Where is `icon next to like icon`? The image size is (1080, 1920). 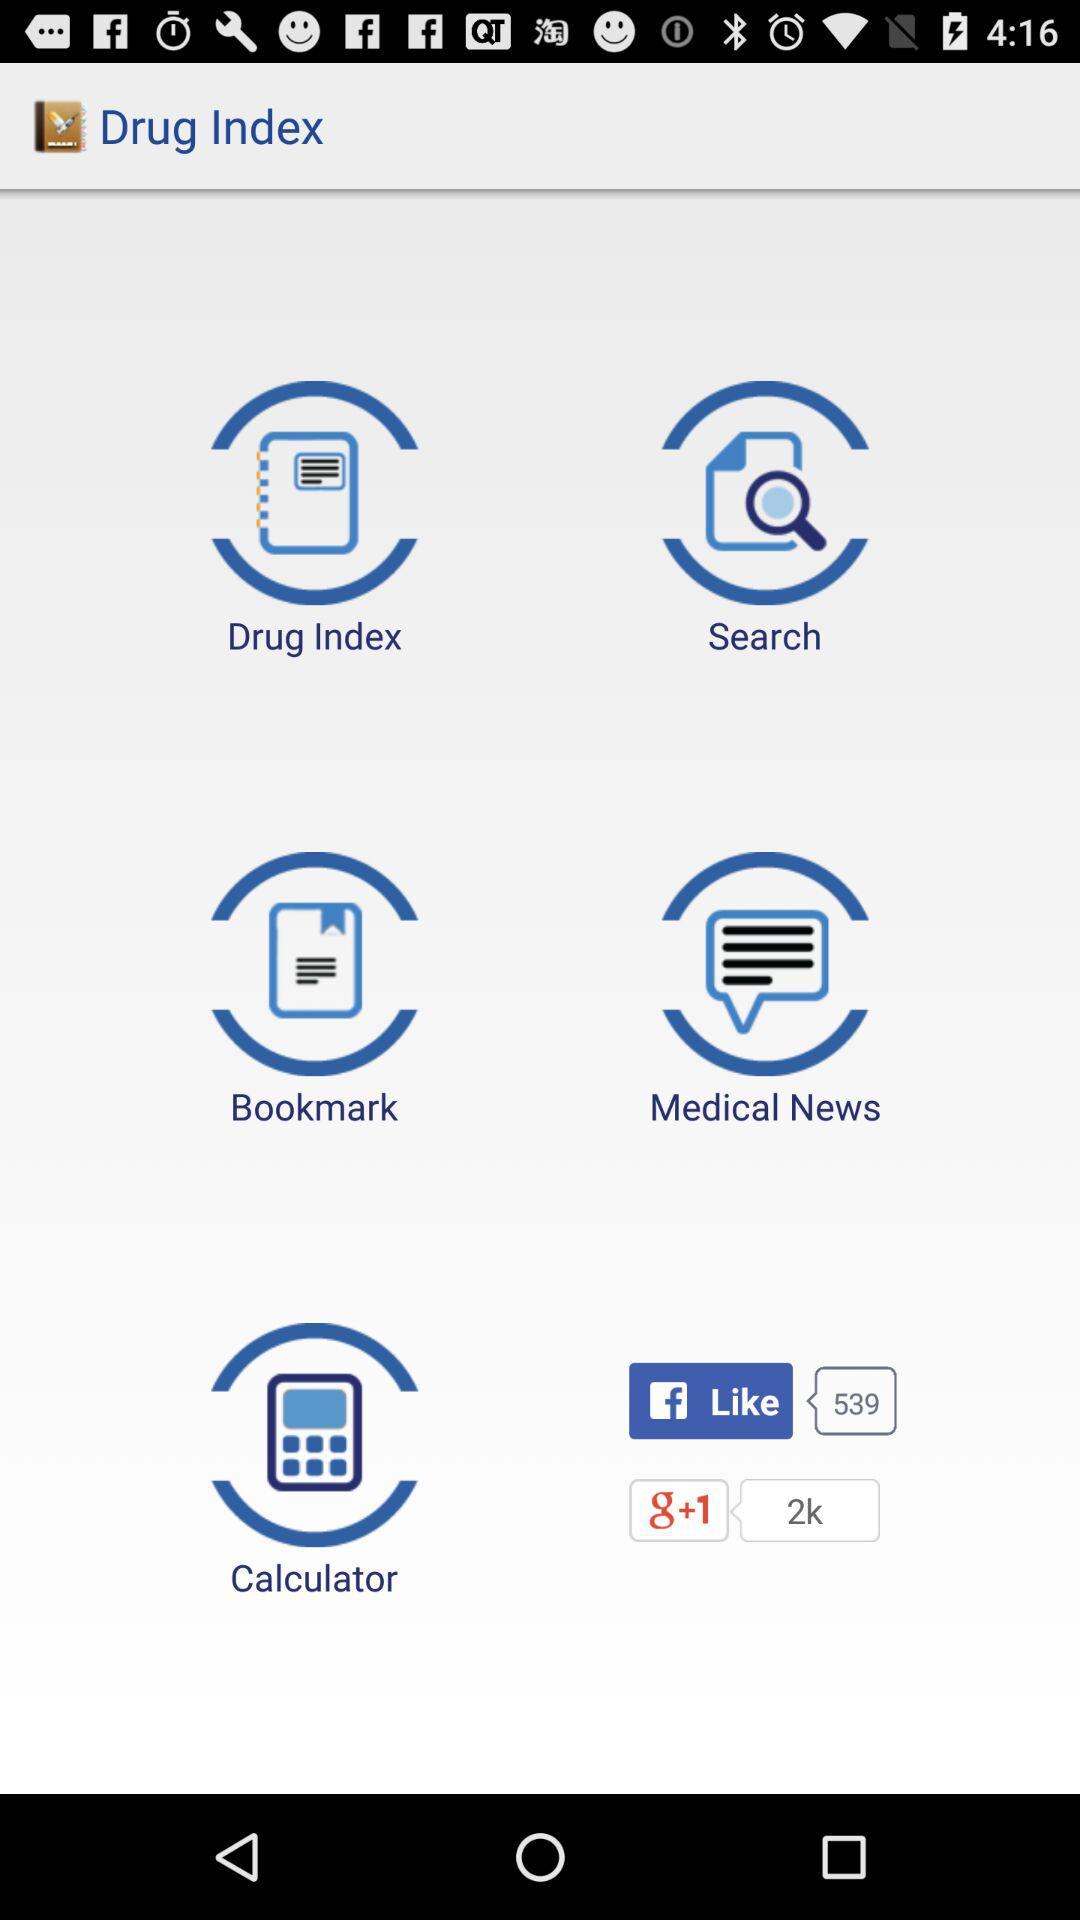
icon next to like icon is located at coordinates (314, 1462).